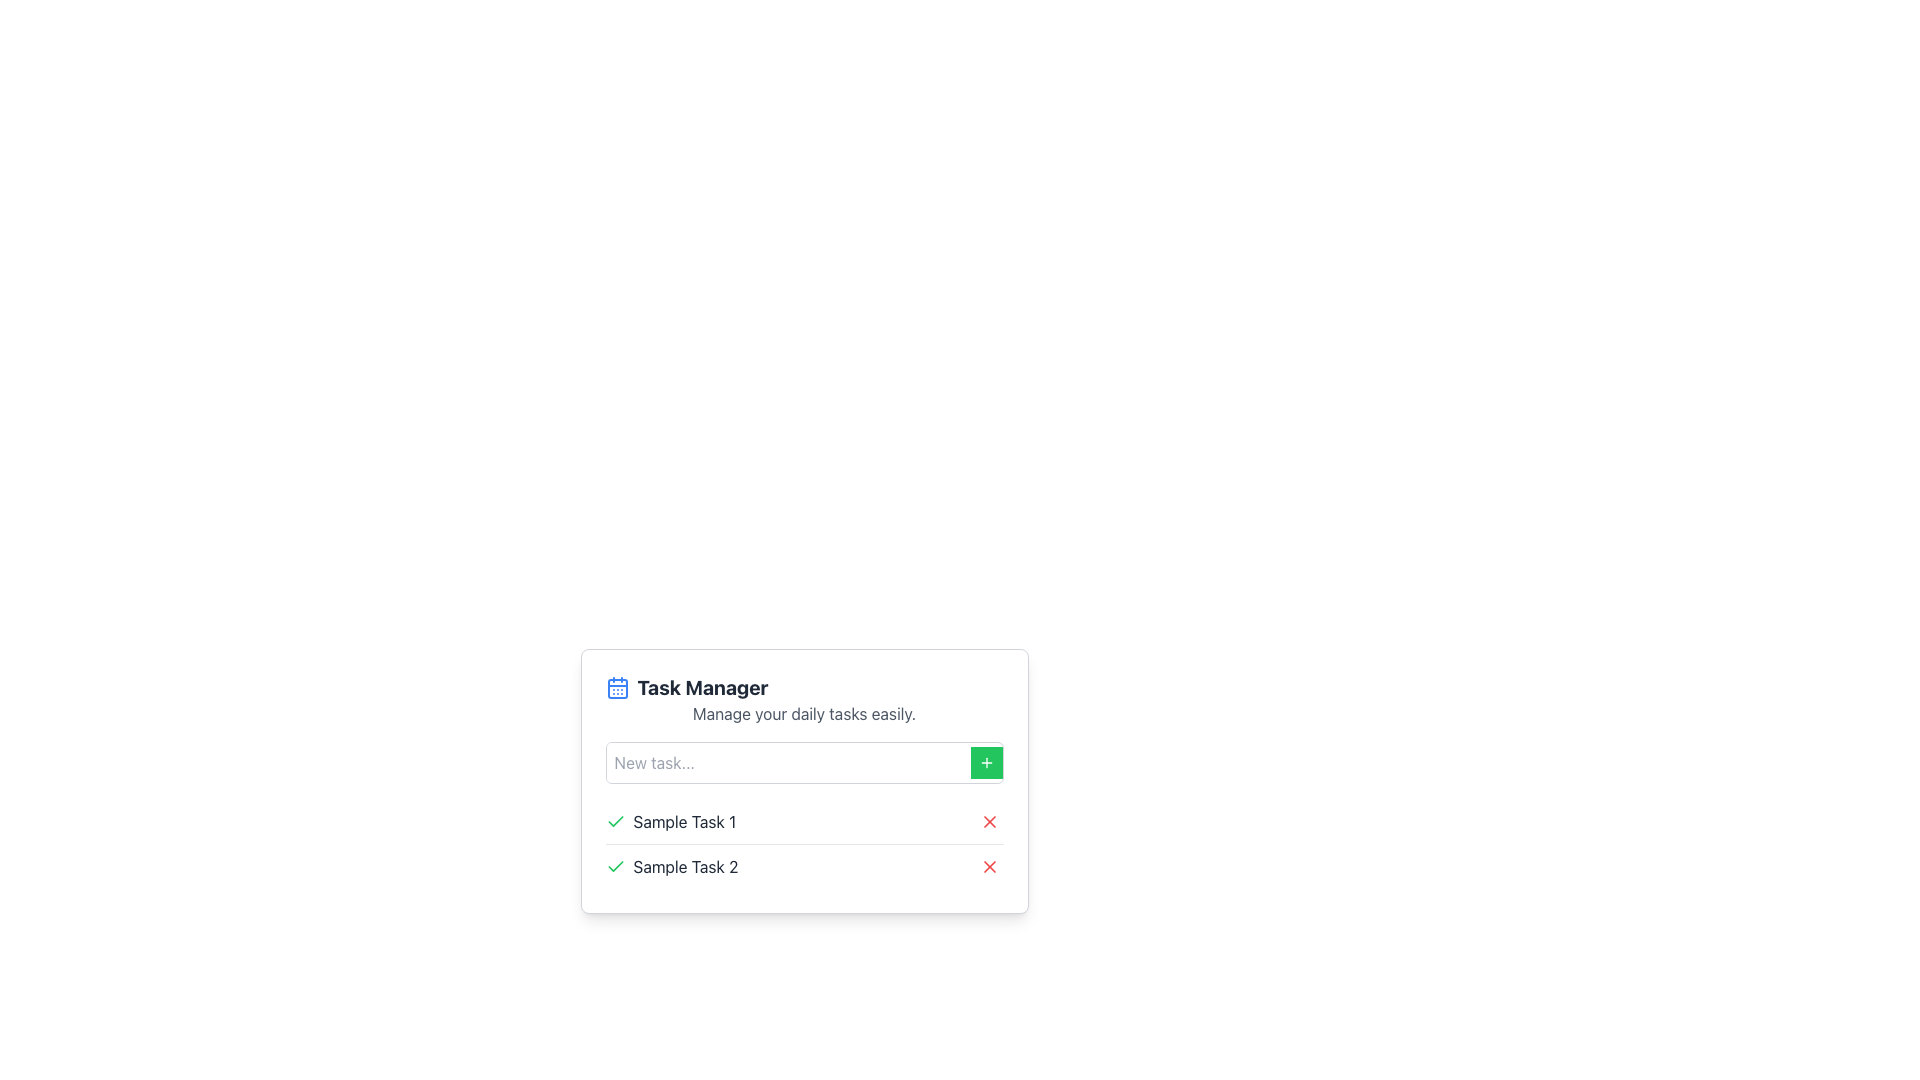 The width and height of the screenshot is (1920, 1080). Describe the element at coordinates (614, 866) in the screenshot. I see `the completion status icon located to the left of 'Sample Task 2' in the task list` at that location.